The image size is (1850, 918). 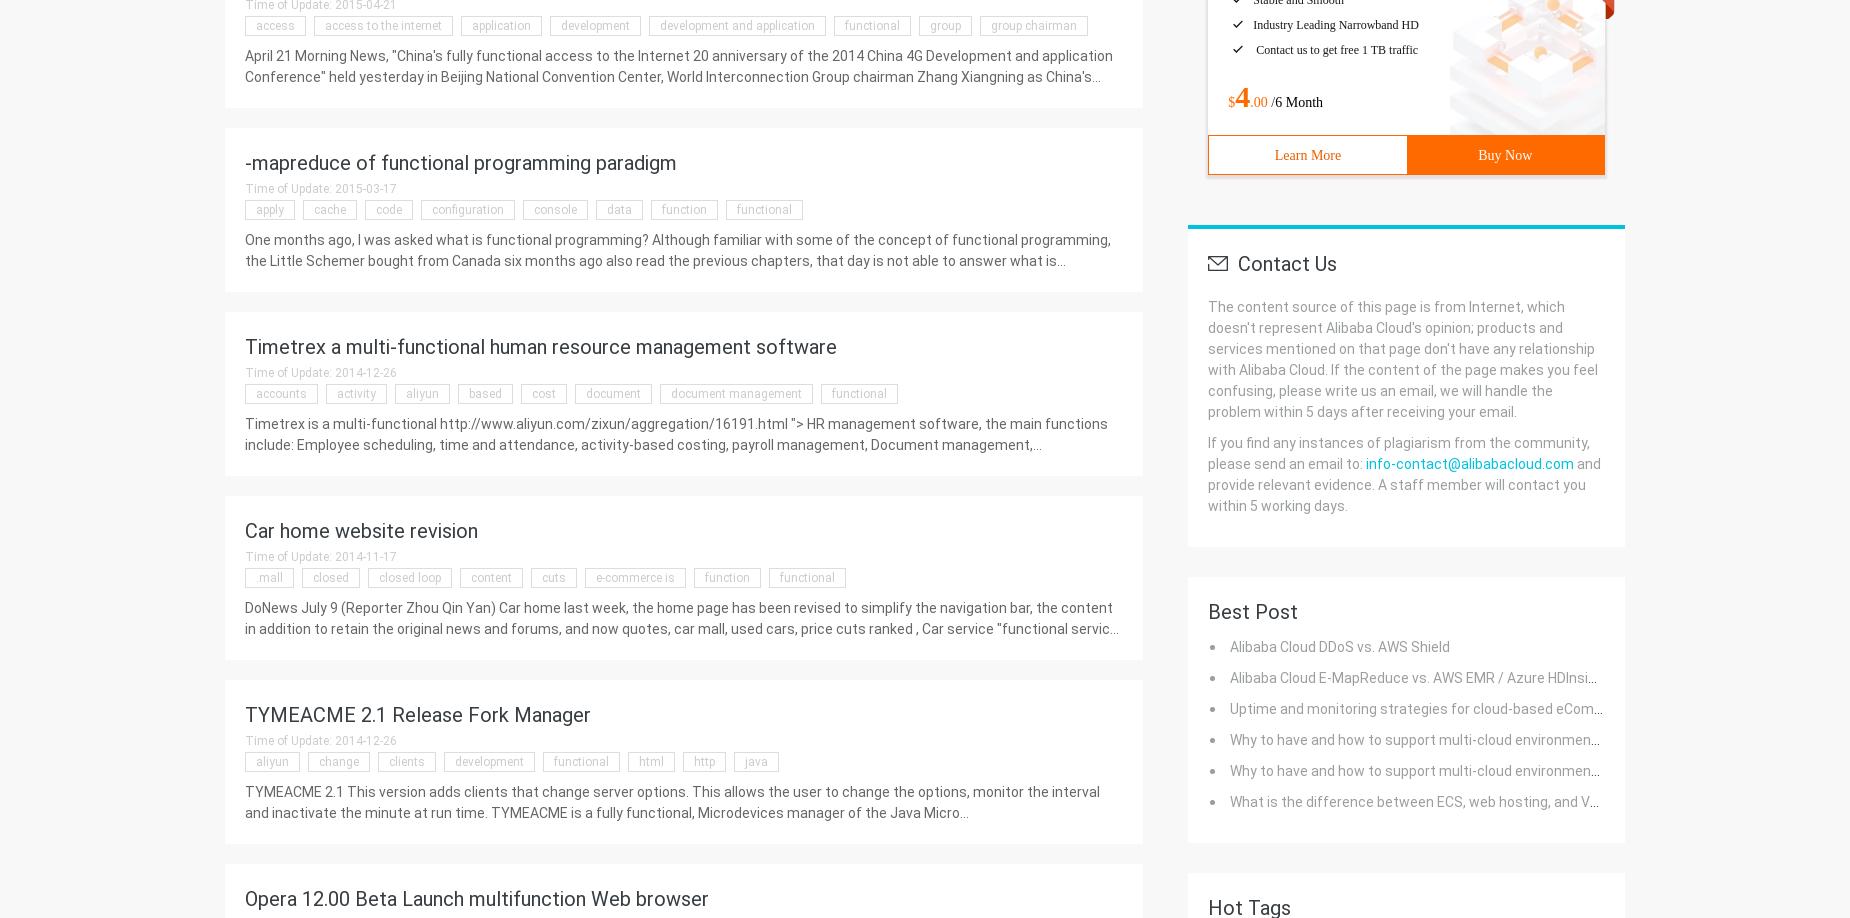 I want to click on 'change', so click(x=337, y=761).